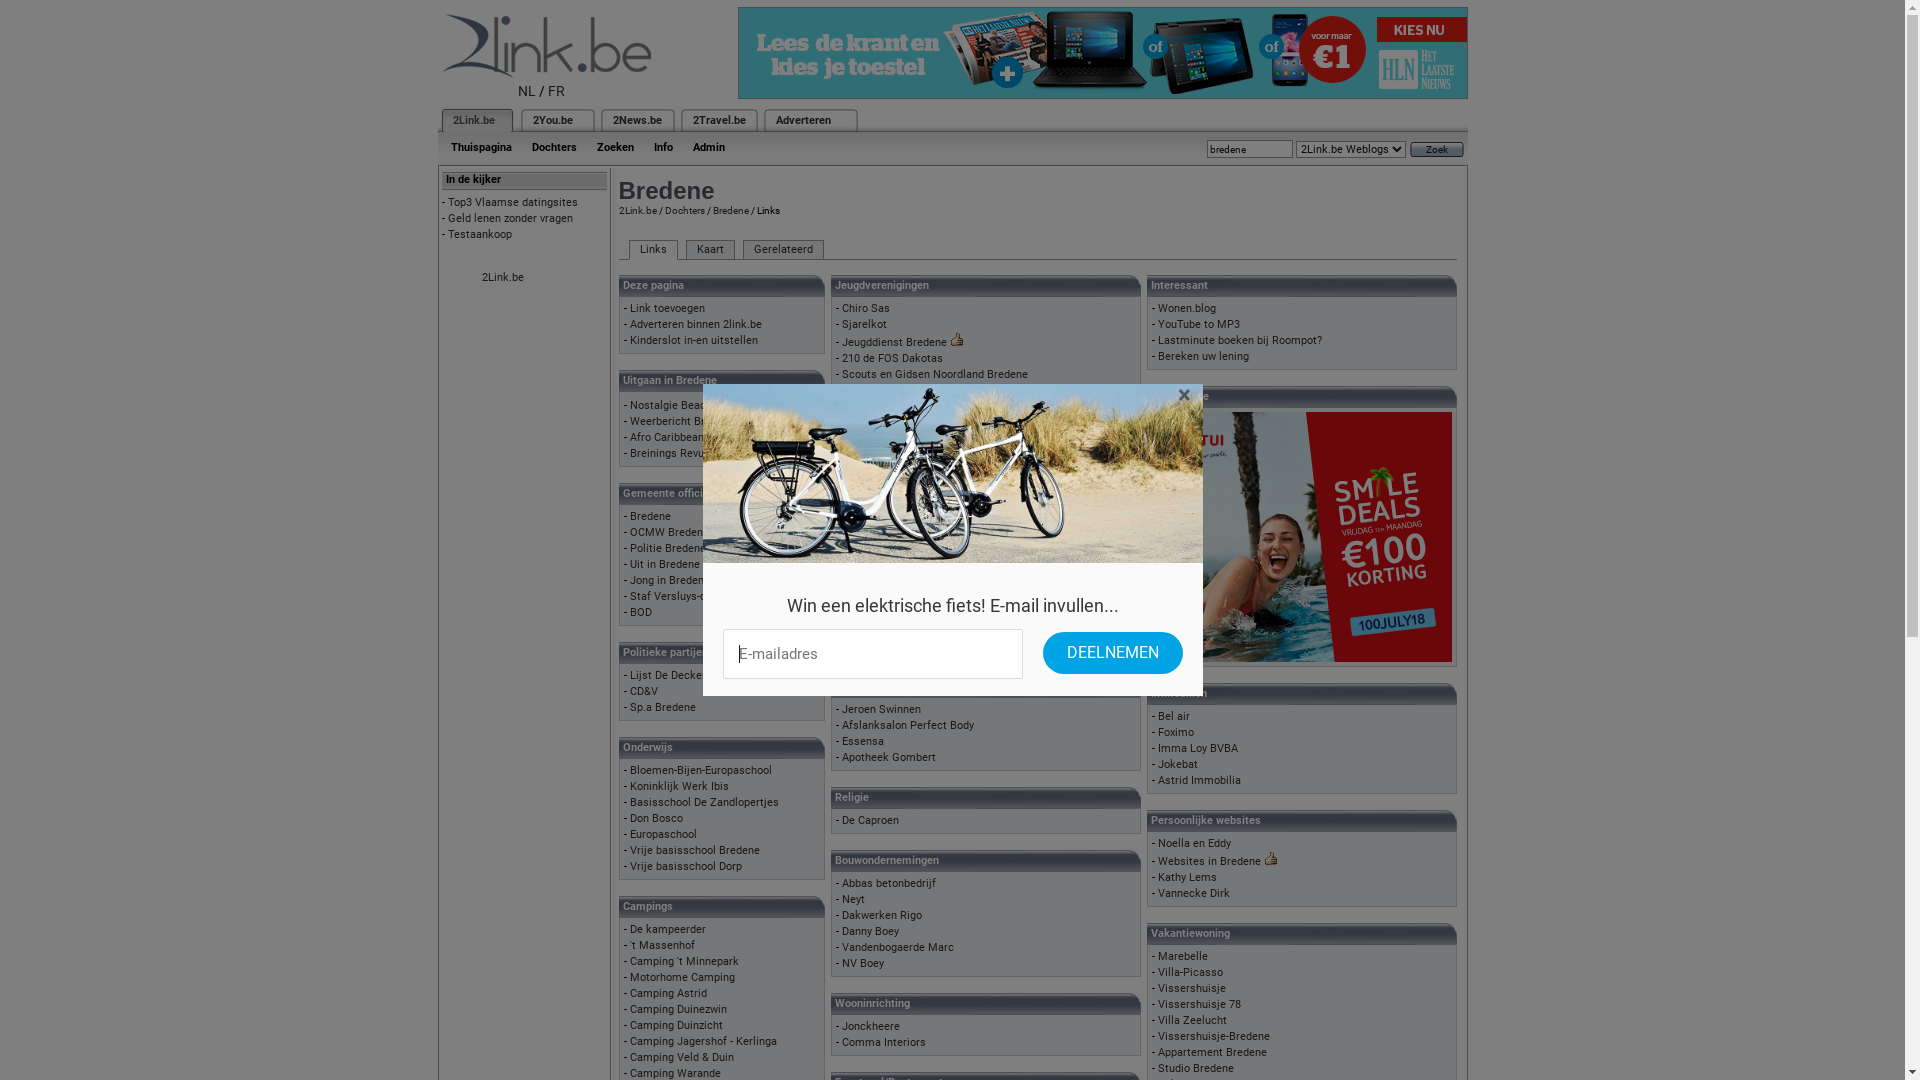  What do you see at coordinates (613, 146) in the screenshot?
I see `'Zoeken'` at bounding box center [613, 146].